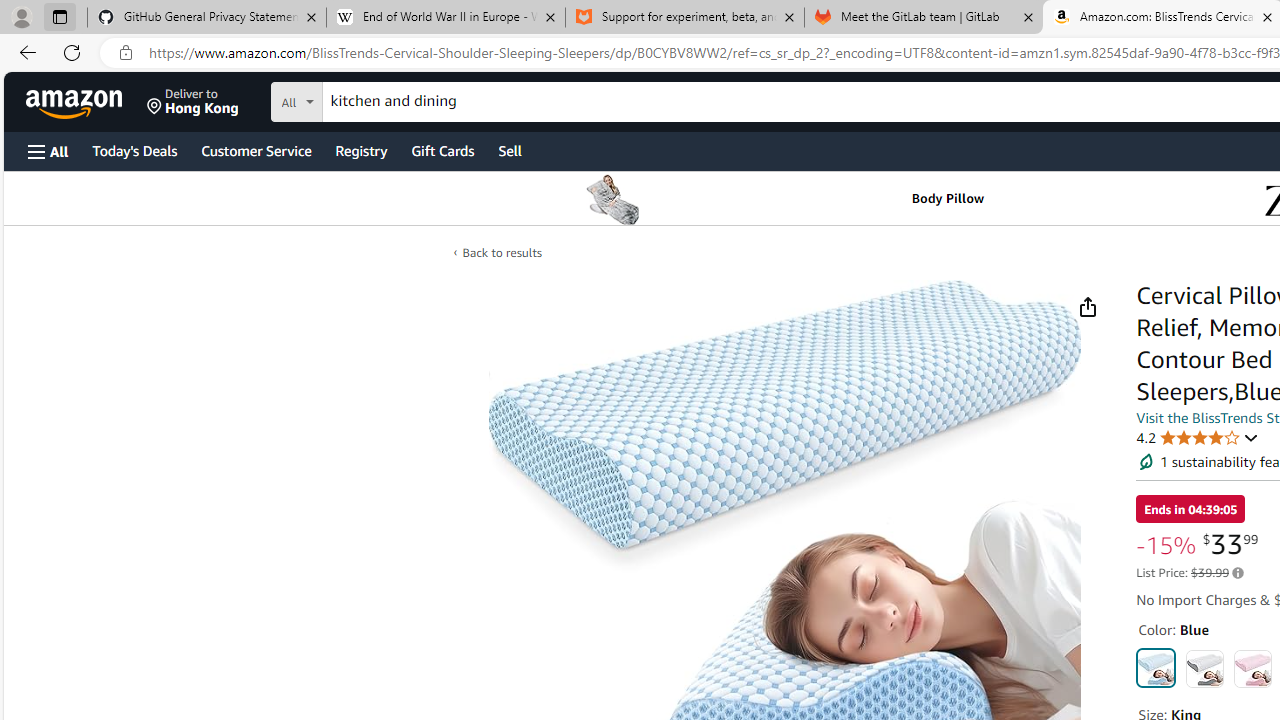  I want to click on 'GitHub General Privacy Statement - GitHub Docs', so click(207, 17).